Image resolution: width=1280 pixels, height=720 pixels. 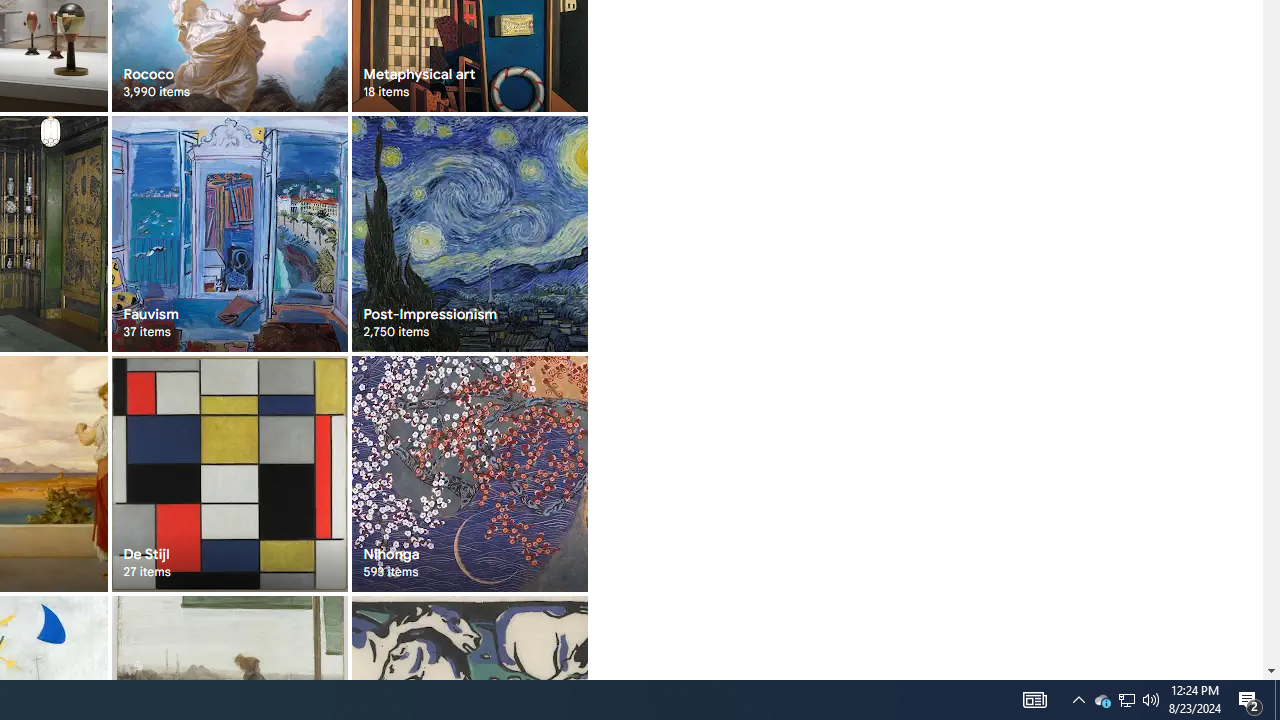 I want to click on 'Fauvism 37 items', so click(x=229, y=233).